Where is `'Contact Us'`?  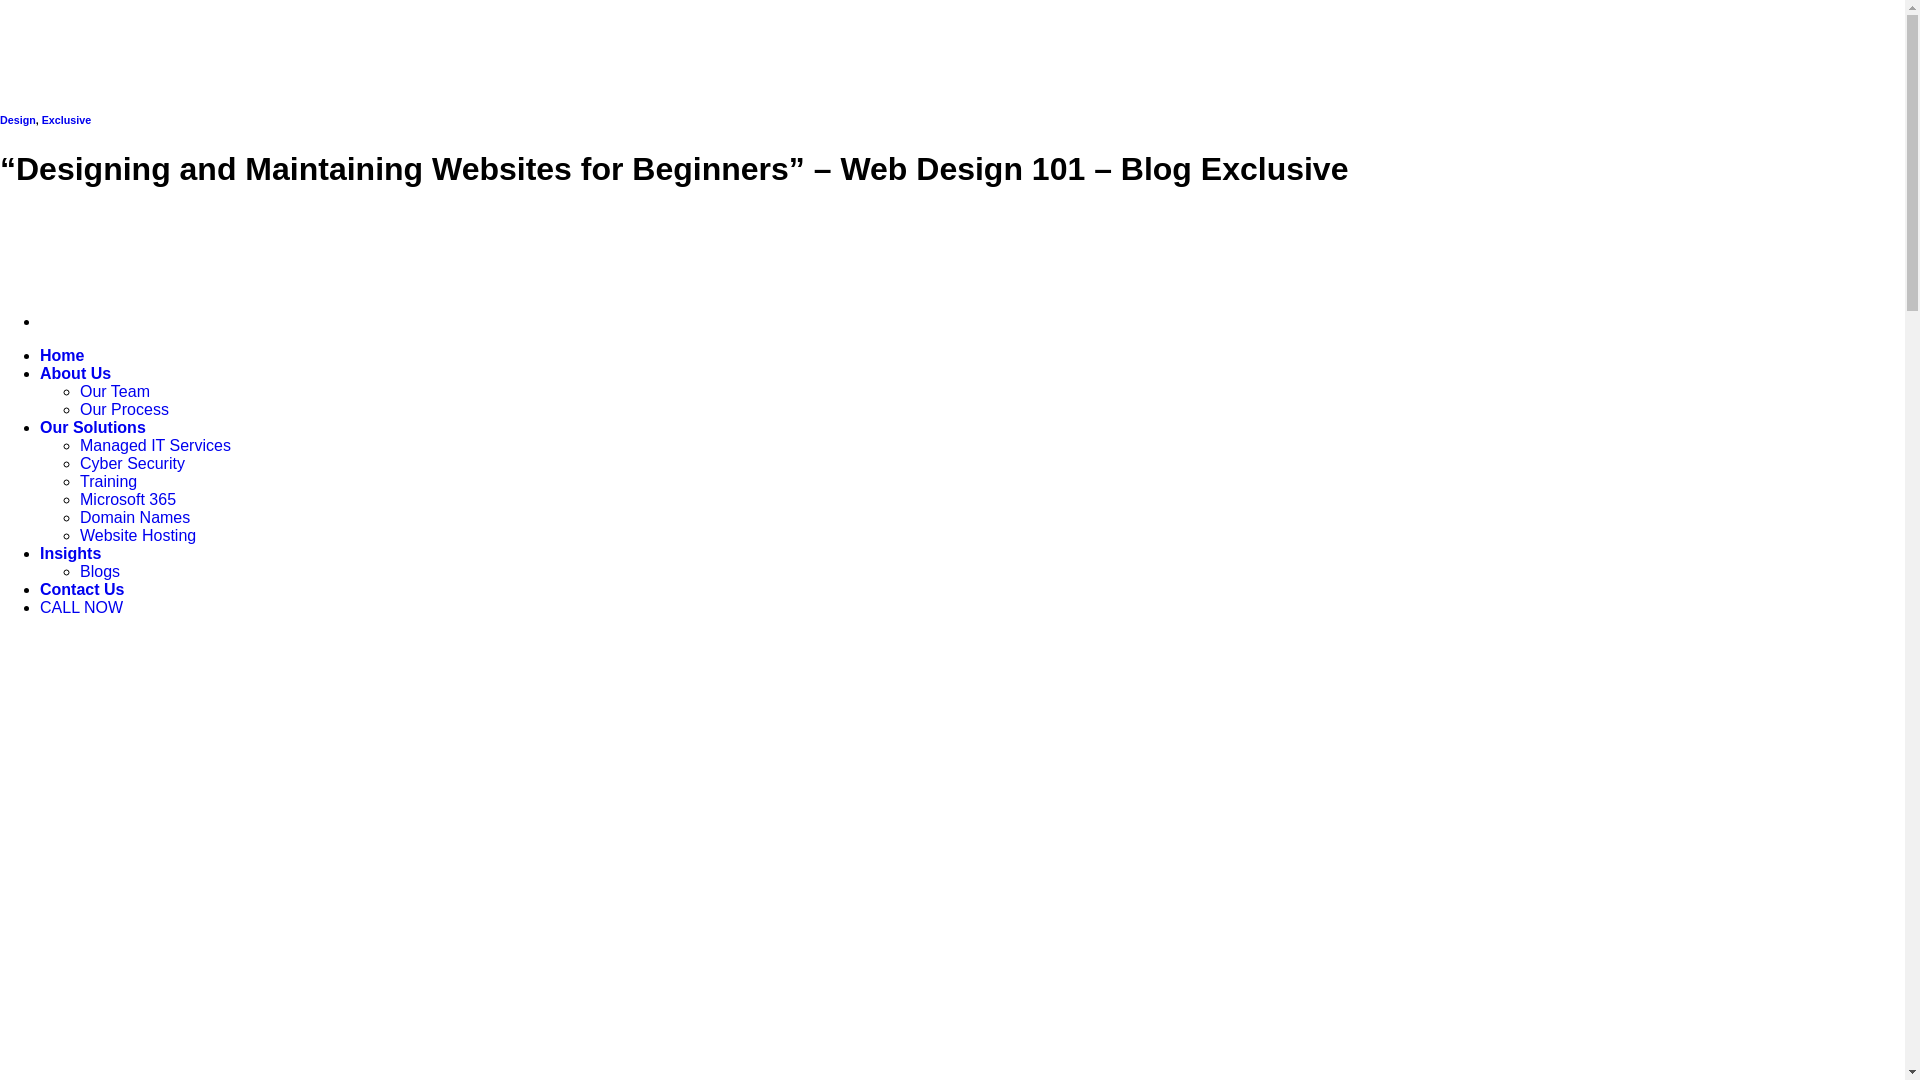 'Contact Us' is located at coordinates (80, 588).